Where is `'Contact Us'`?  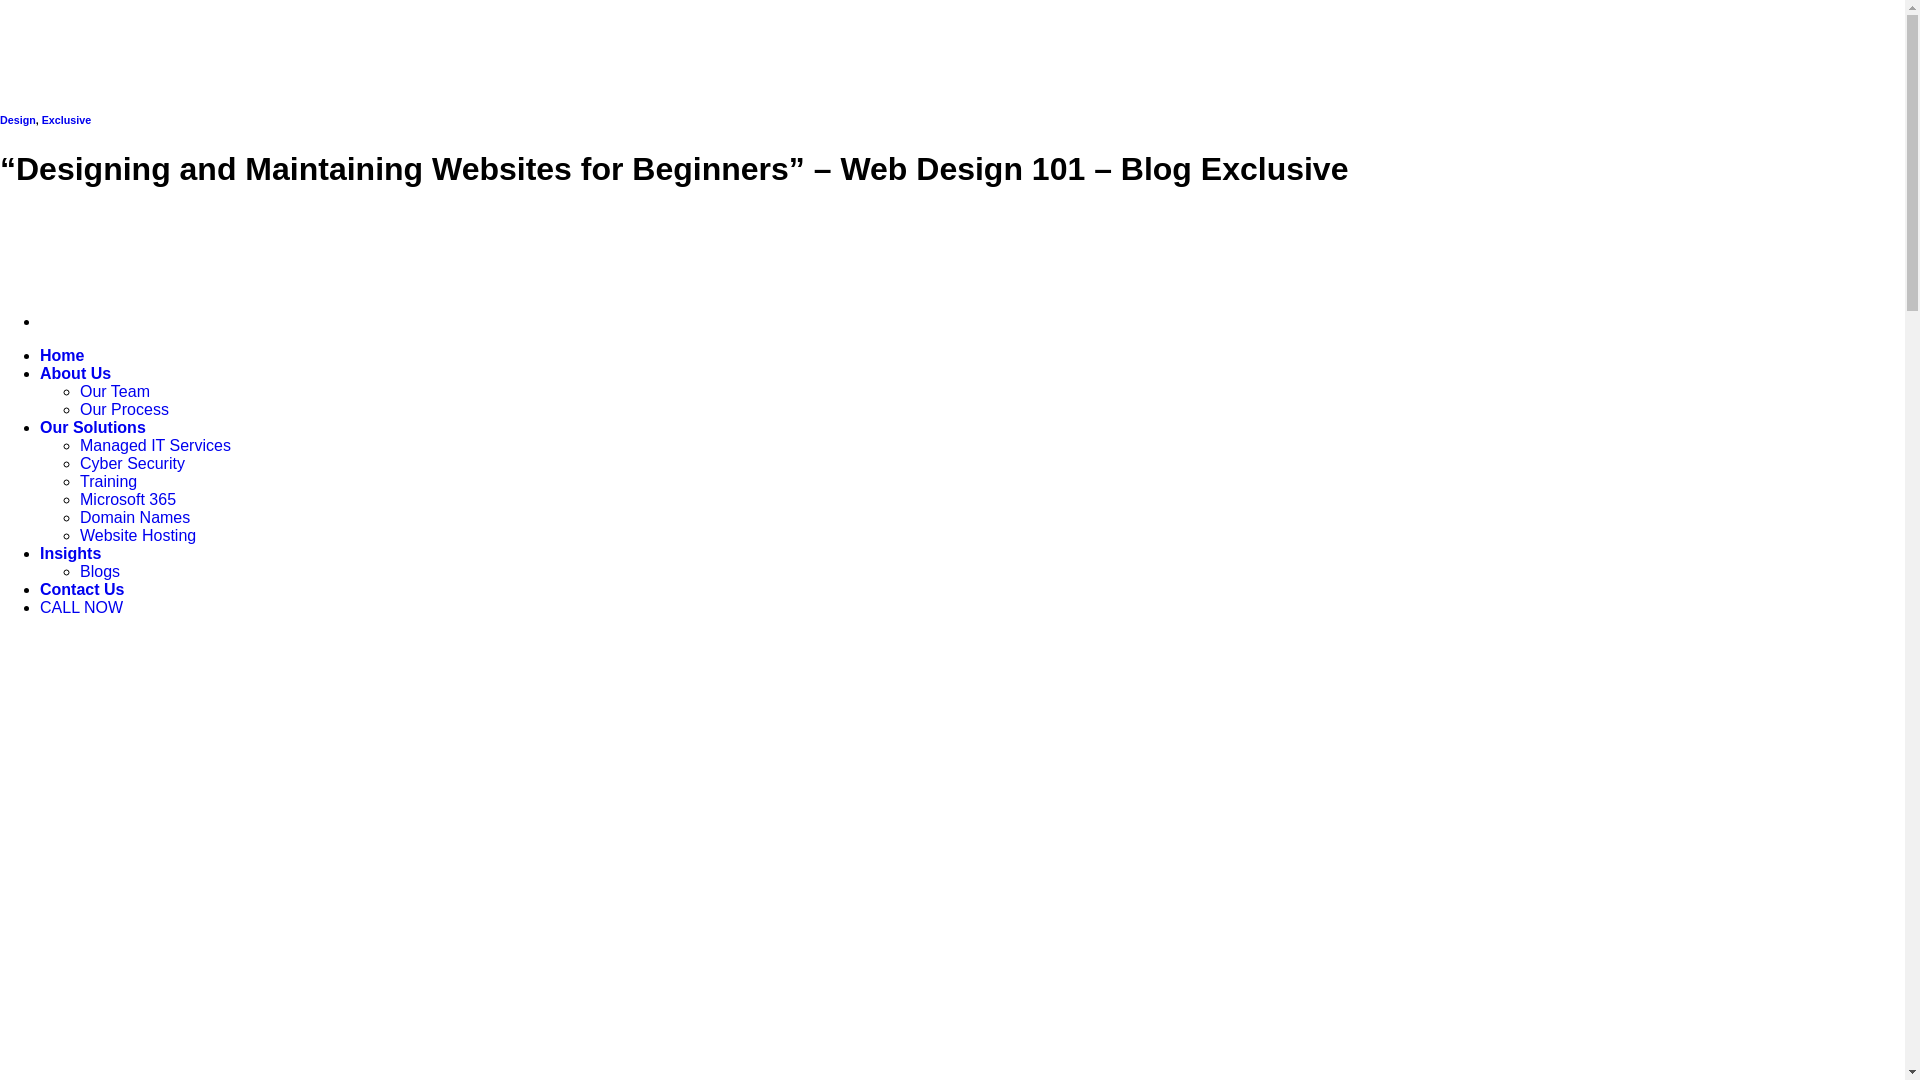 'Contact Us' is located at coordinates (80, 588).